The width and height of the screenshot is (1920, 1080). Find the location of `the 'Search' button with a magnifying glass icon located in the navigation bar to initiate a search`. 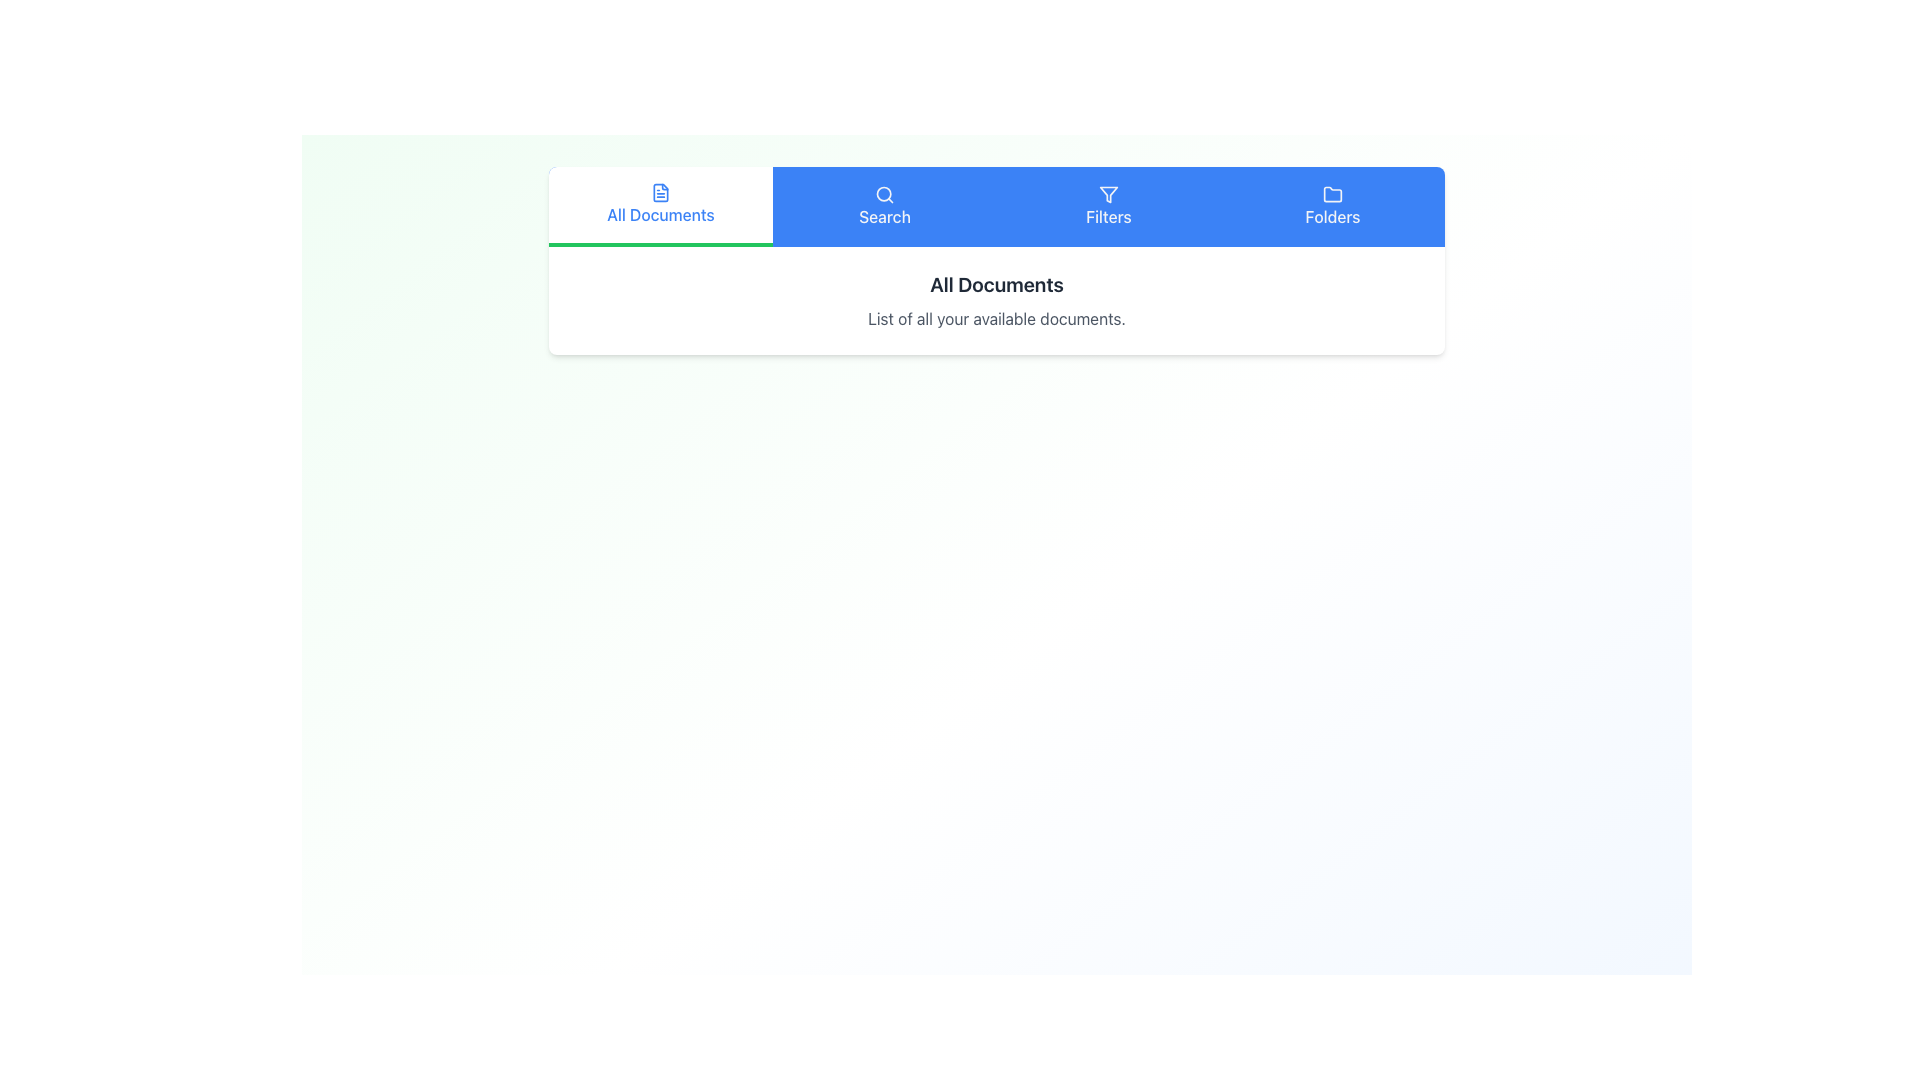

the 'Search' button with a magnifying glass icon located in the navigation bar to initiate a search is located at coordinates (883, 207).